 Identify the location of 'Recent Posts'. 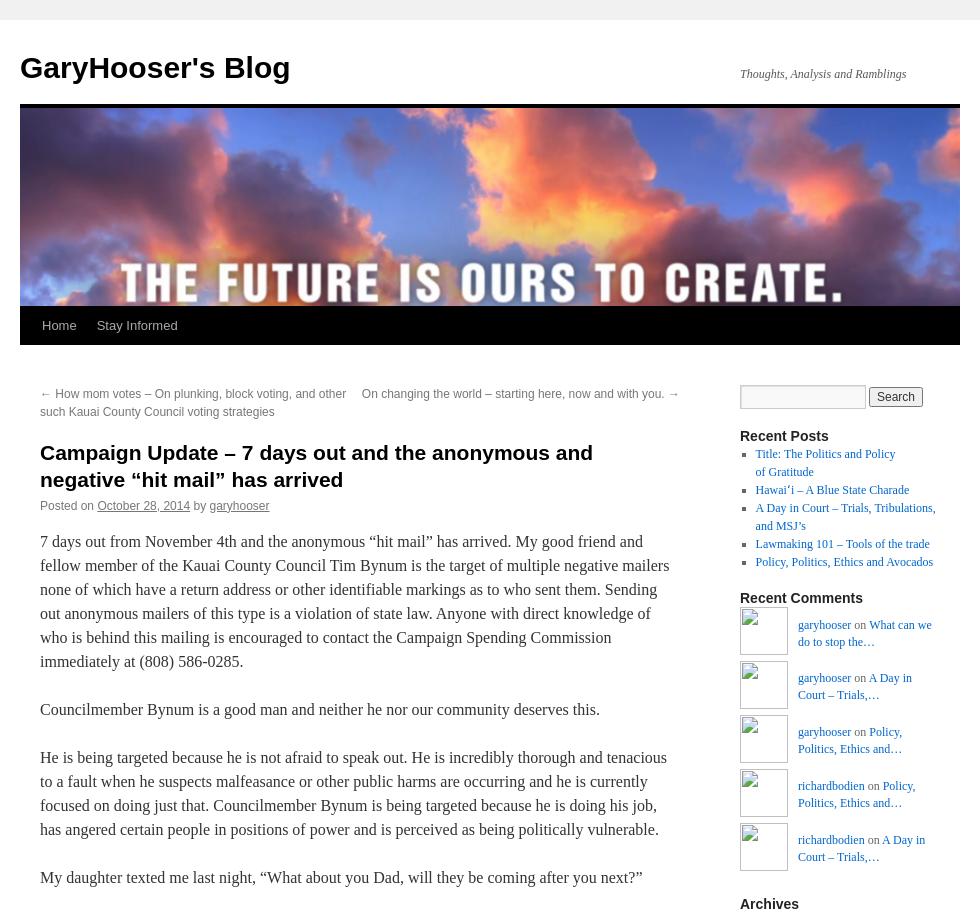
(784, 435).